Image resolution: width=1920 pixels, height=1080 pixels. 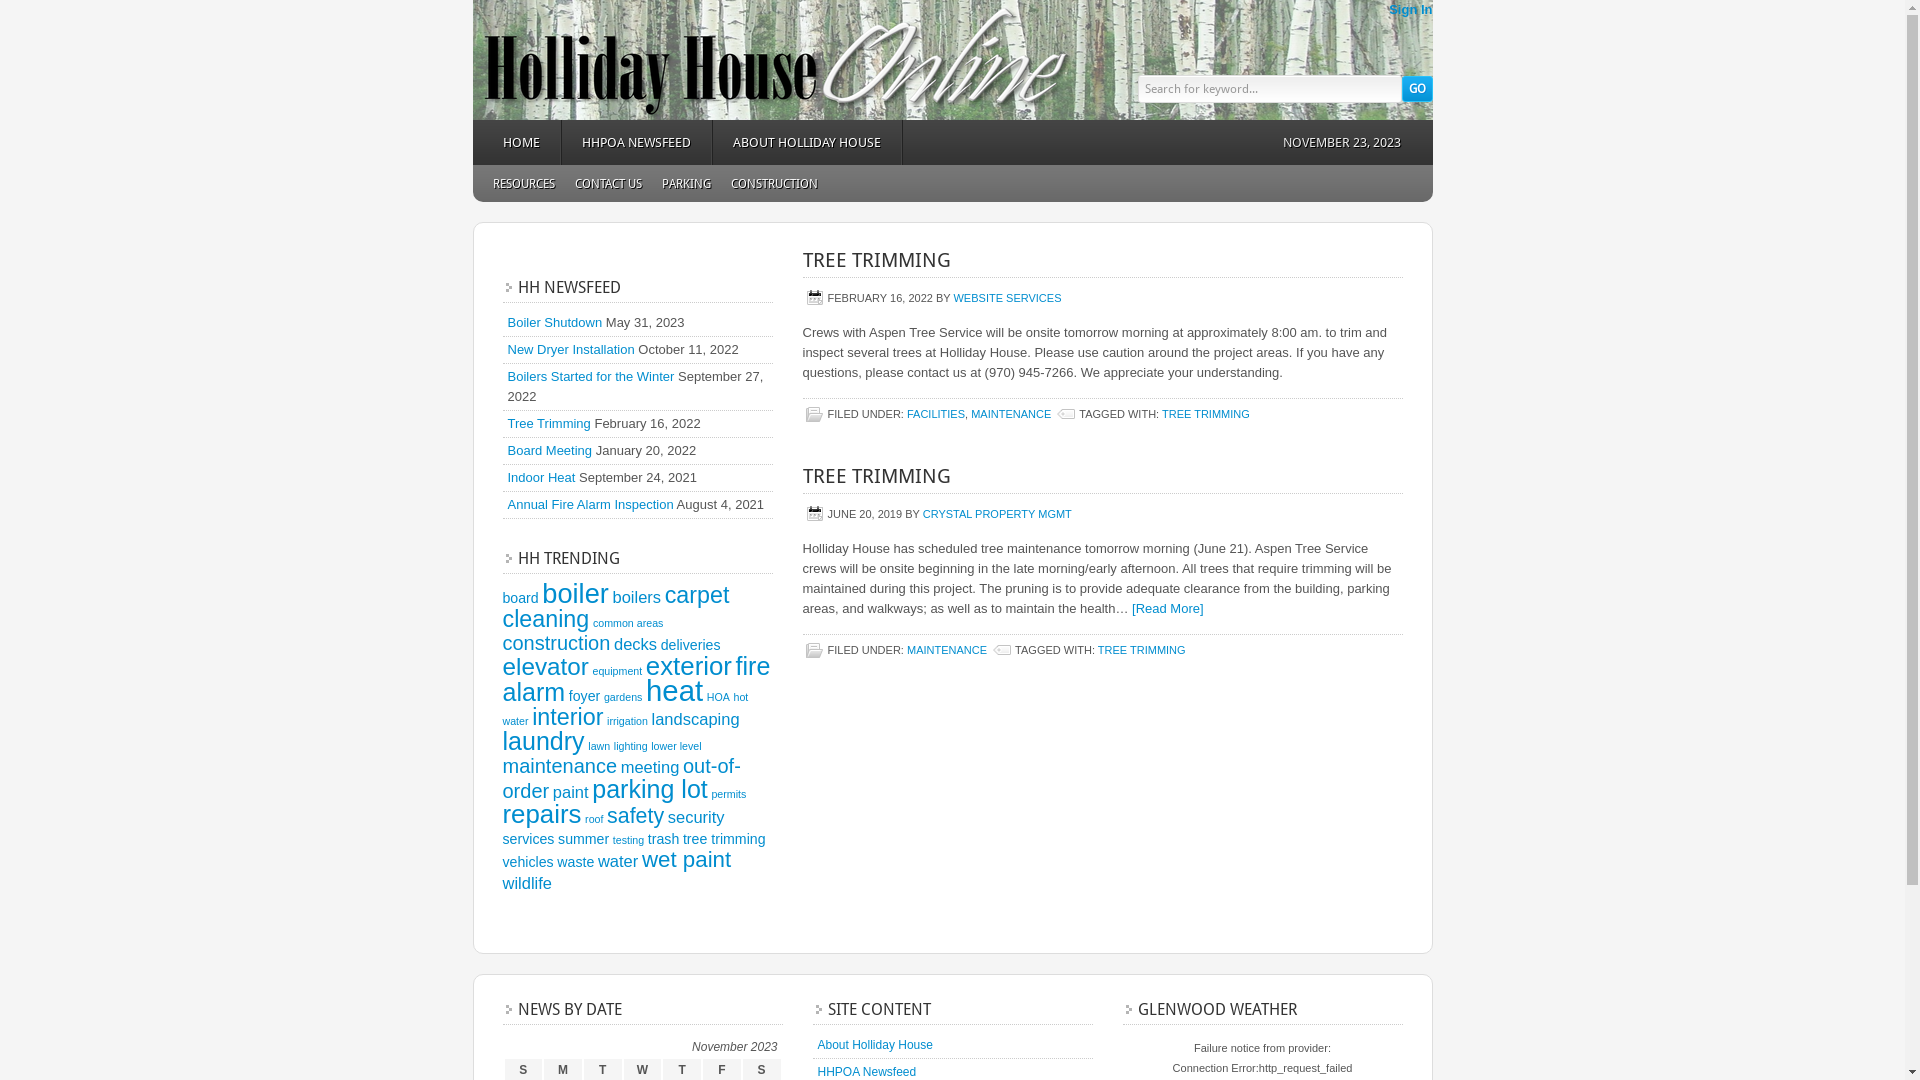 What do you see at coordinates (570, 790) in the screenshot?
I see `'paint'` at bounding box center [570, 790].